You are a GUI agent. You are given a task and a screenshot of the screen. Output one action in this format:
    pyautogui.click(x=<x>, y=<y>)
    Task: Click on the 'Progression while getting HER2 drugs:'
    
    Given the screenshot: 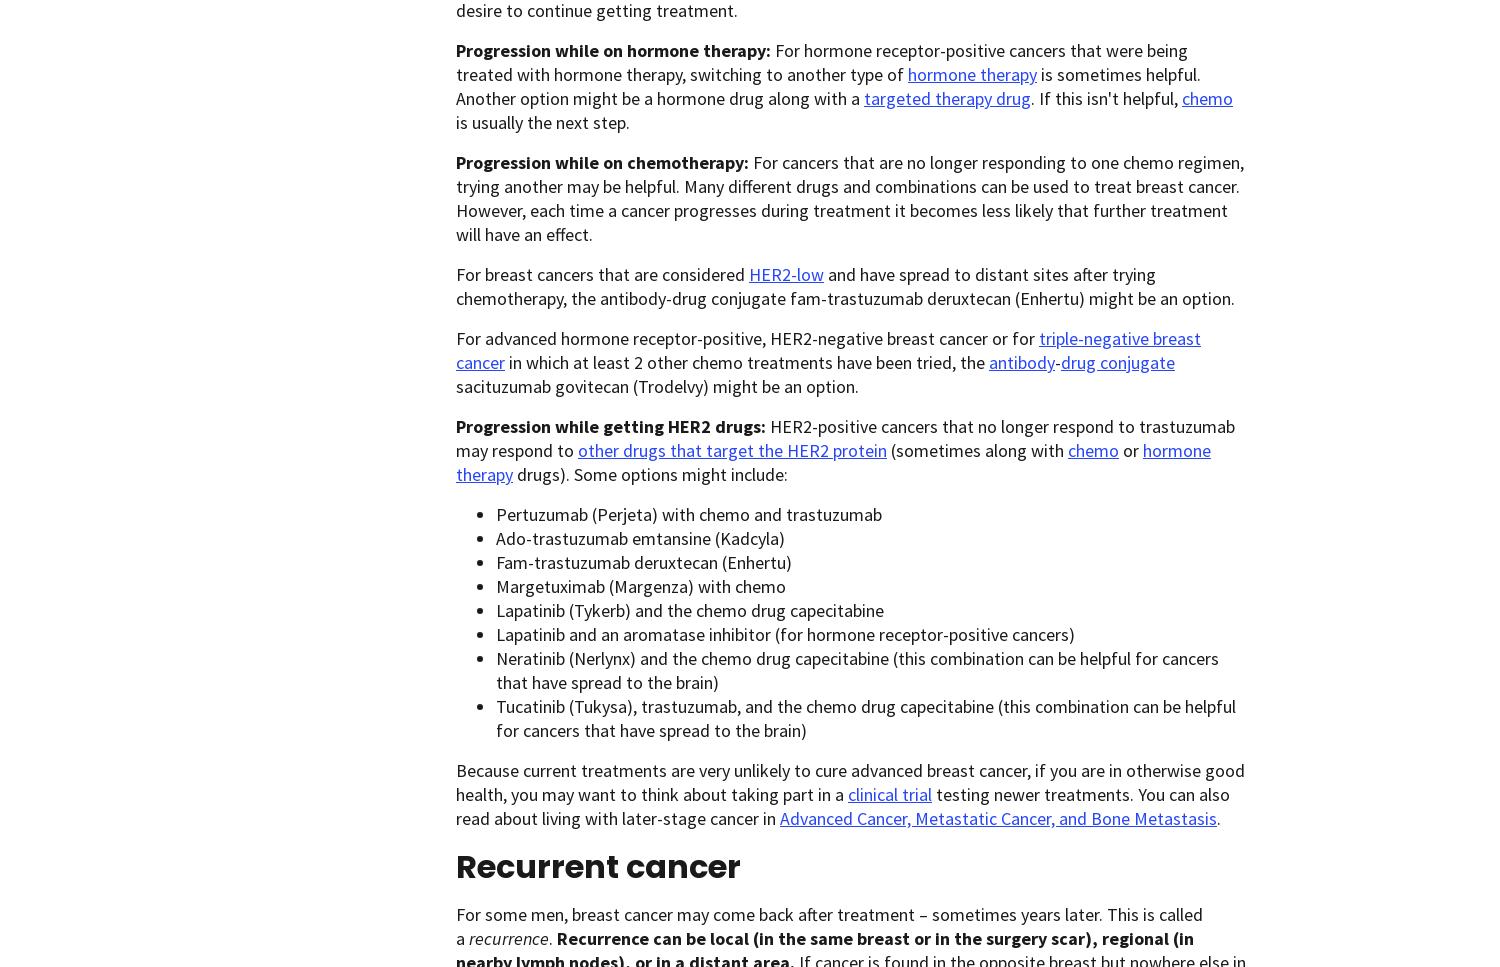 What is the action you would take?
    pyautogui.click(x=612, y=425)
    